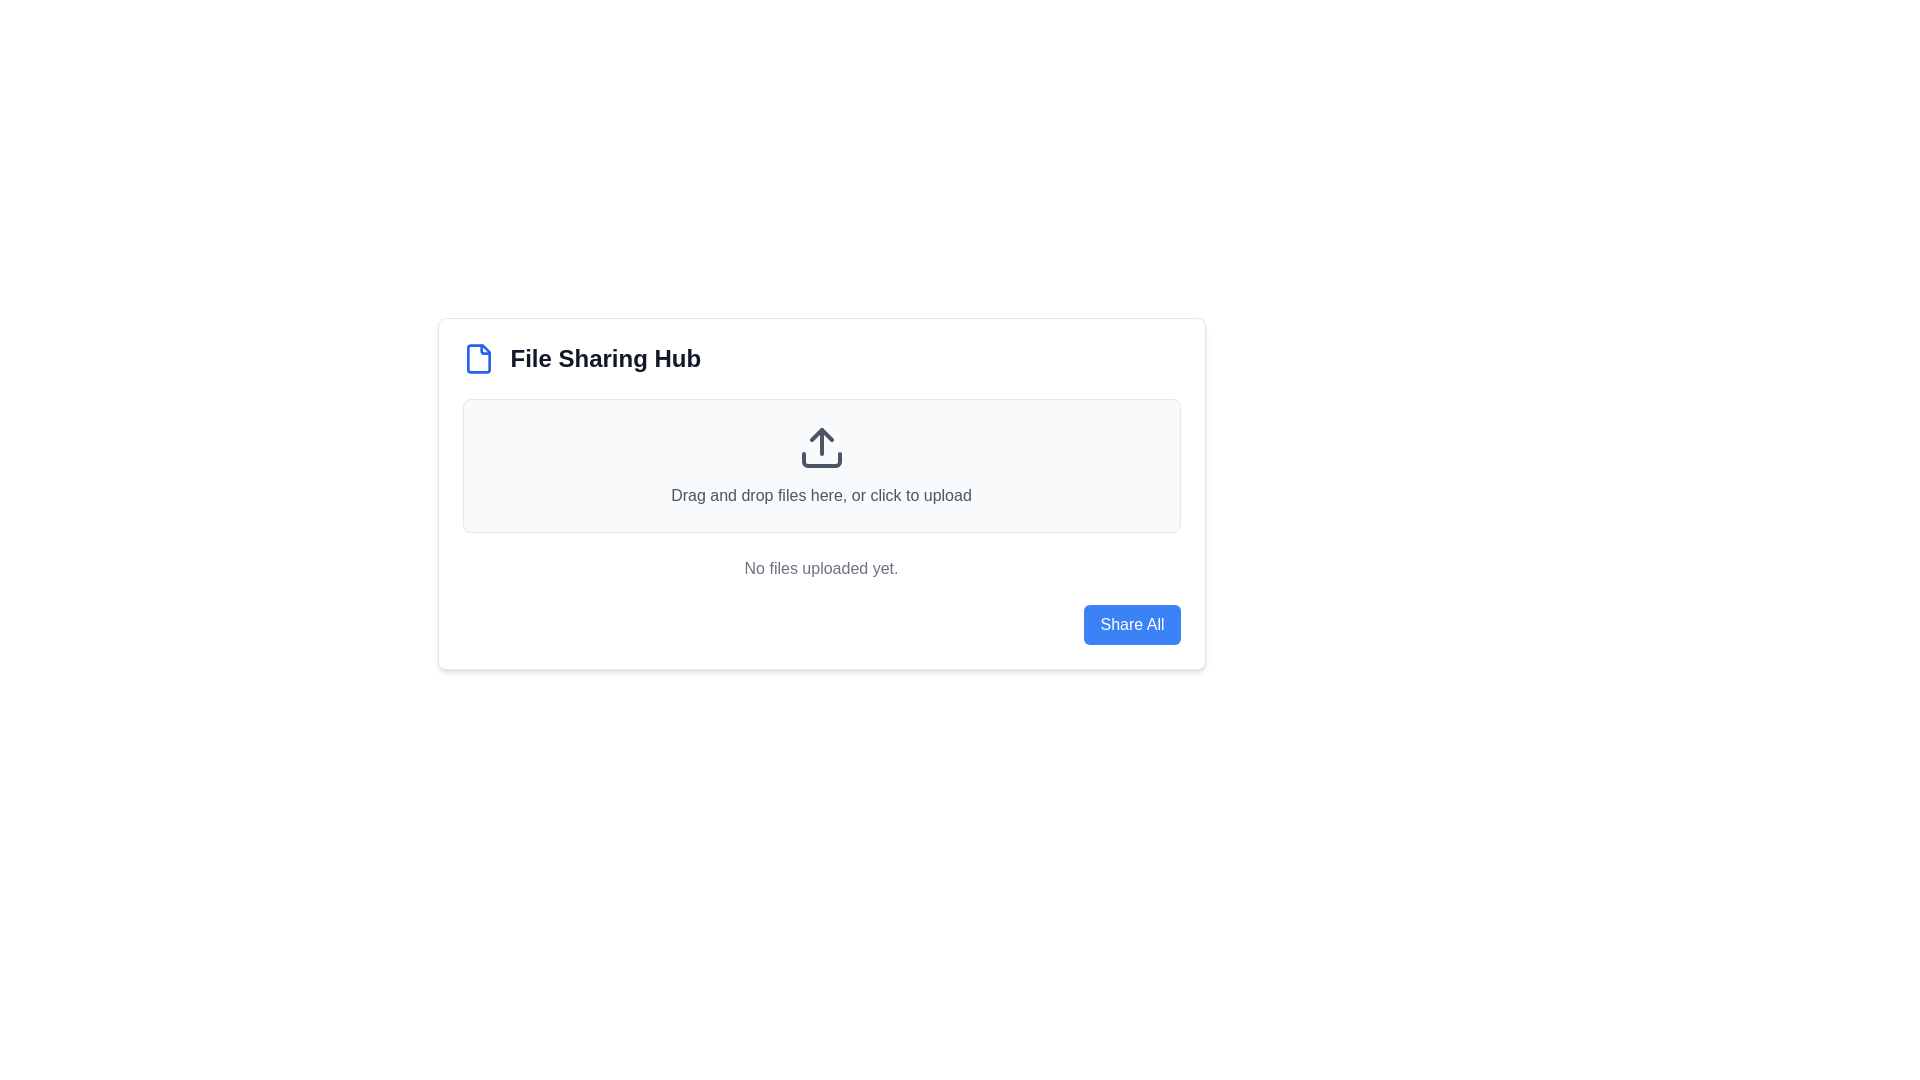 Image resolution: width=1920 pixels, height=1080 pixels. What do you see at coordinates (477, 357) in the screenshot?
I see `the file document icon located in the top left of the card header, which has a rectangular outline and a folded corner at the top right` at bounding box center [477, 357].